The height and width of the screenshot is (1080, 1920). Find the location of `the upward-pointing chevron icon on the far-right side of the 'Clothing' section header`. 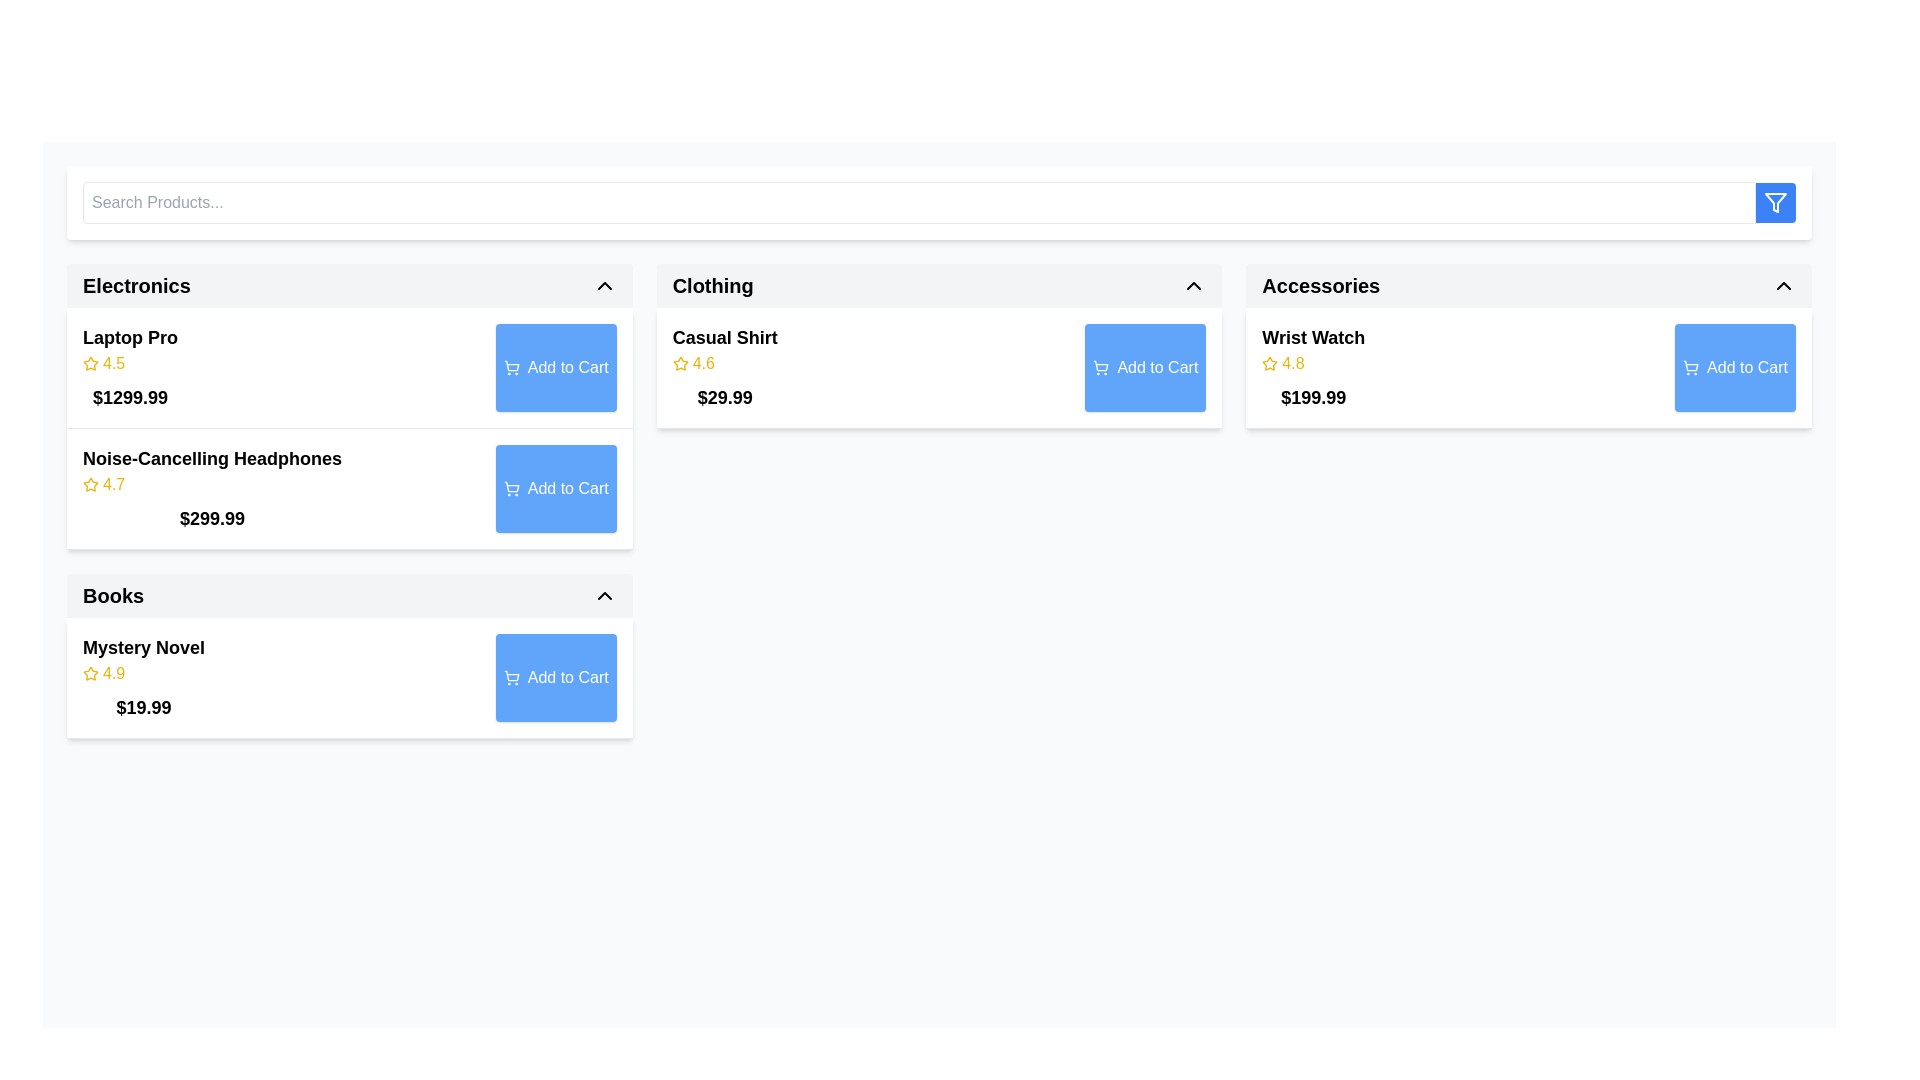

the upward-pointing chevron icon on the far-right side of the 'Clothing' section header is located at coordinates (1194, 285).